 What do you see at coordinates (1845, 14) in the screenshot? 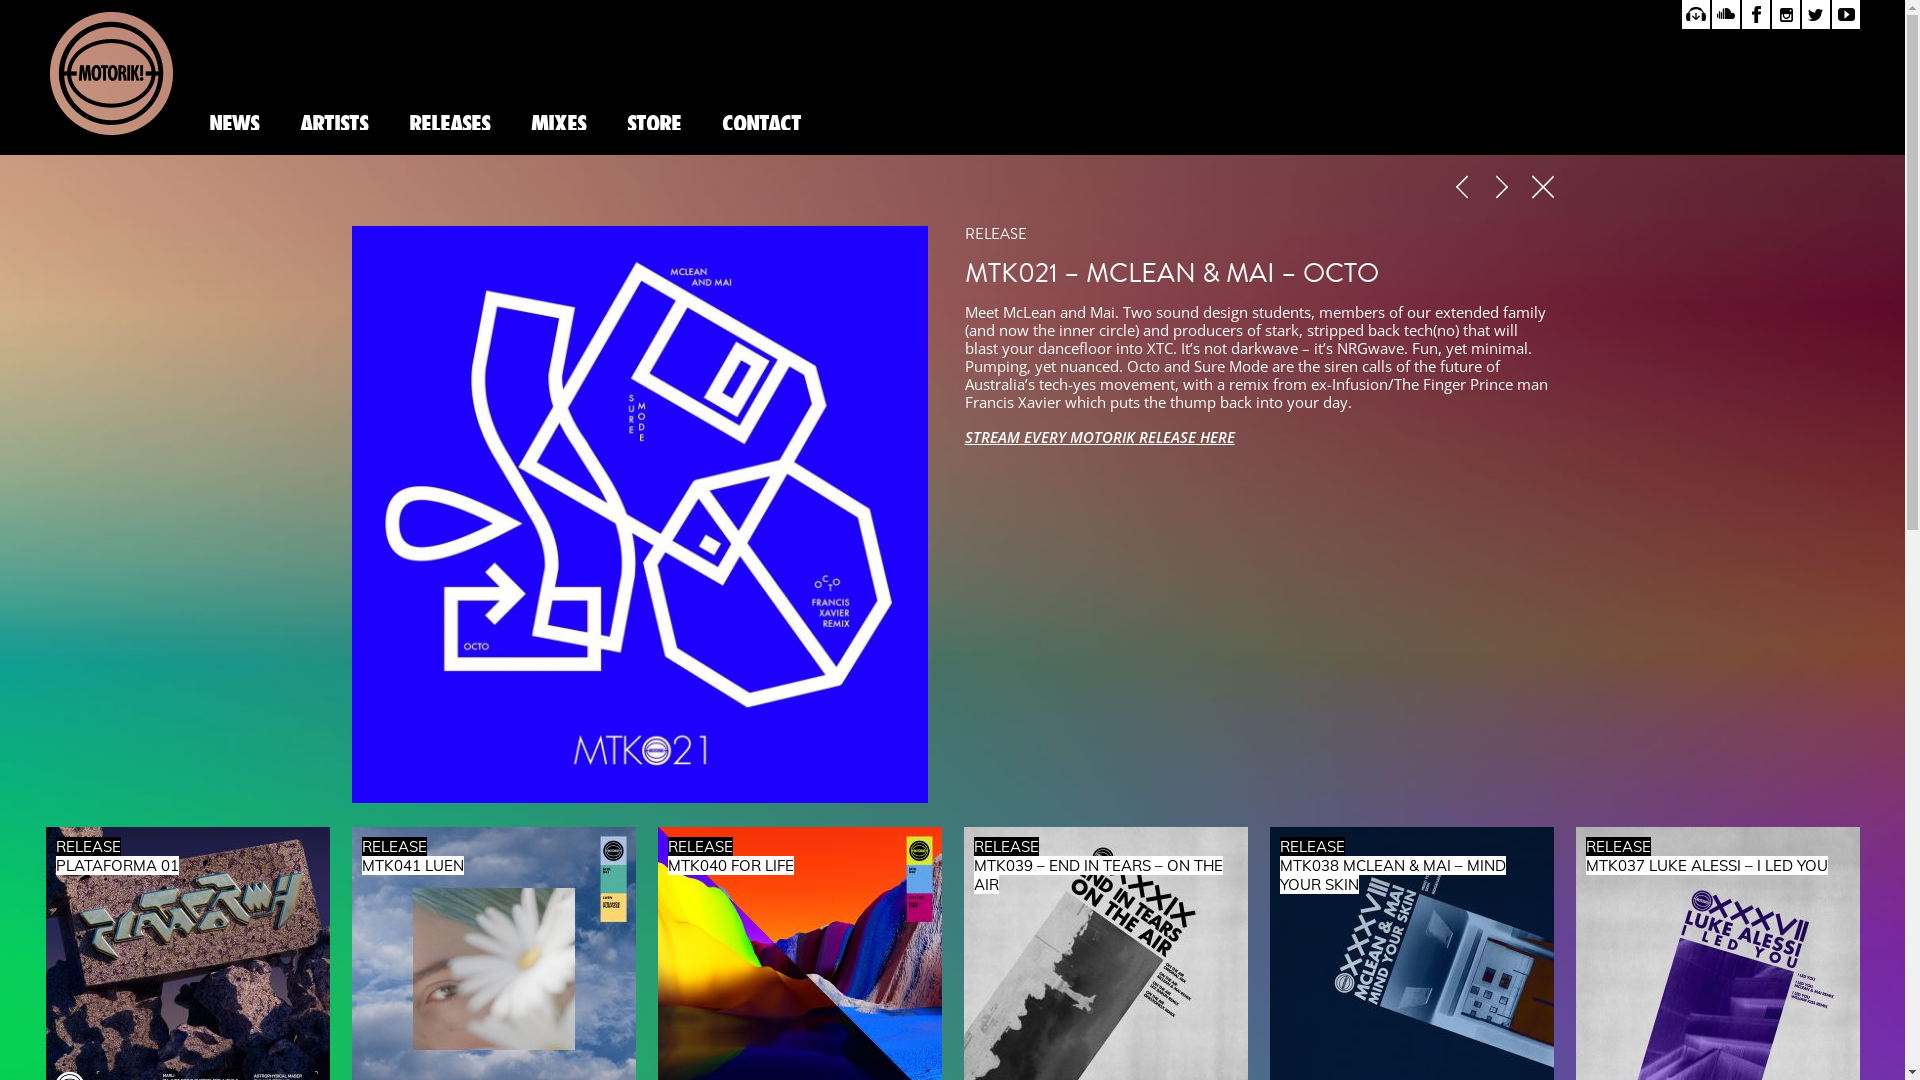
I see `'youtube'` at bounding box center [1845, 14].